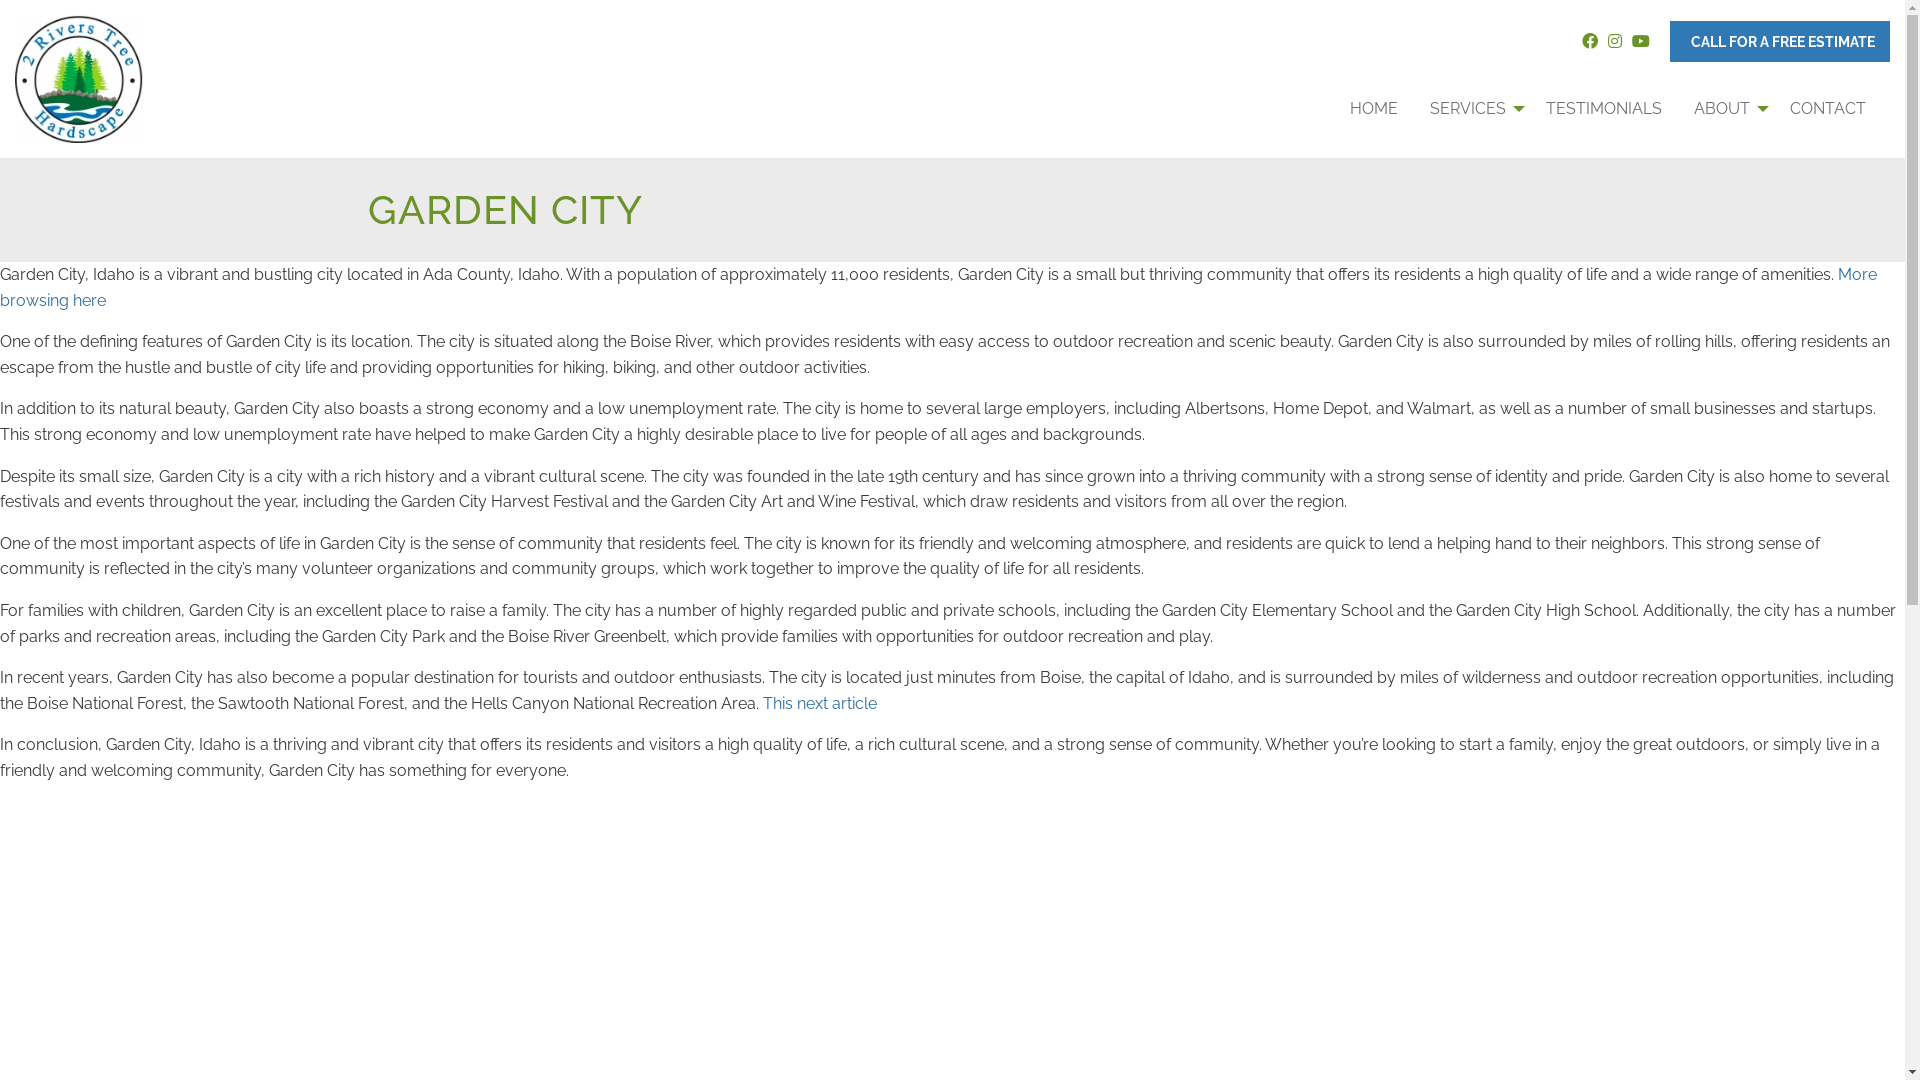 This screenshot has height=1080, width=1920. Describe the element at coordinates (1780, 41) in the screenshot. I see `'CALL FOR A FREE ESTIMATE'` at that location.